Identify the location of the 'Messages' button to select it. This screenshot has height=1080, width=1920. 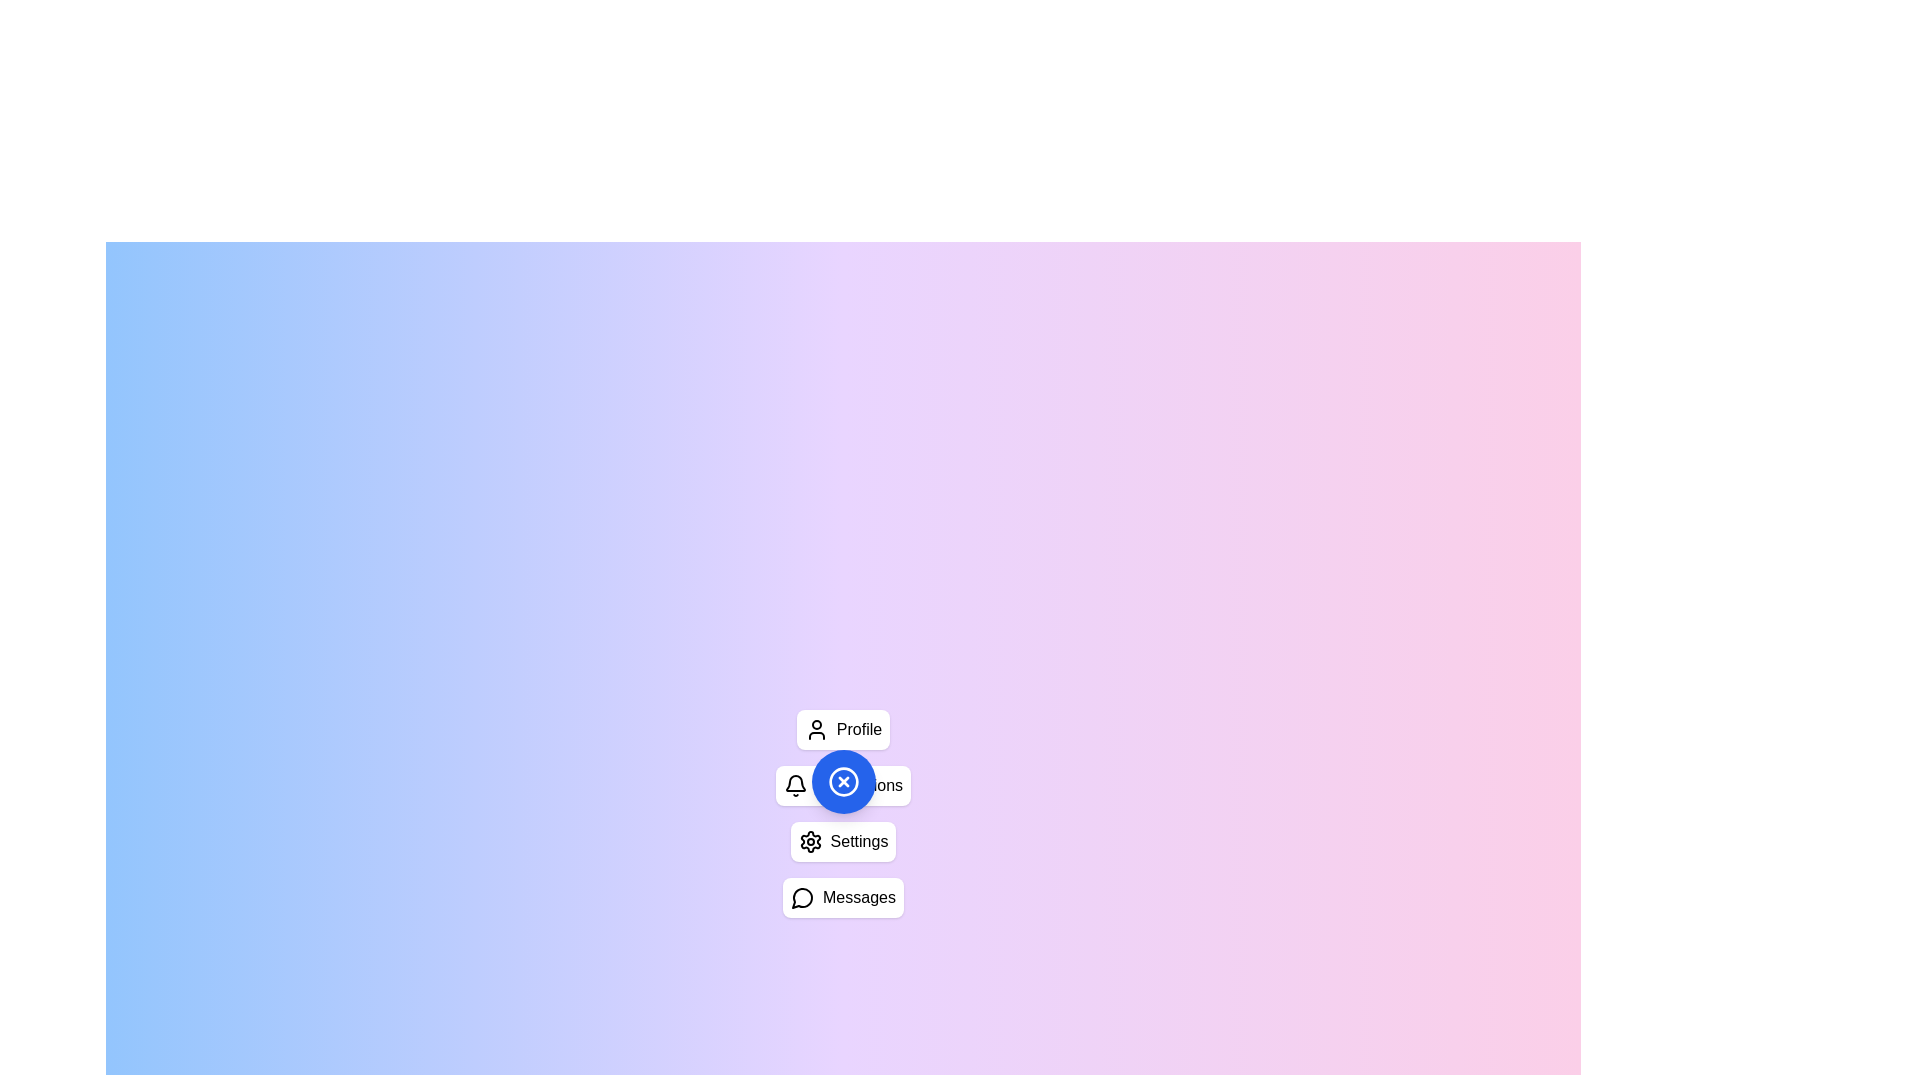
(843, 897).